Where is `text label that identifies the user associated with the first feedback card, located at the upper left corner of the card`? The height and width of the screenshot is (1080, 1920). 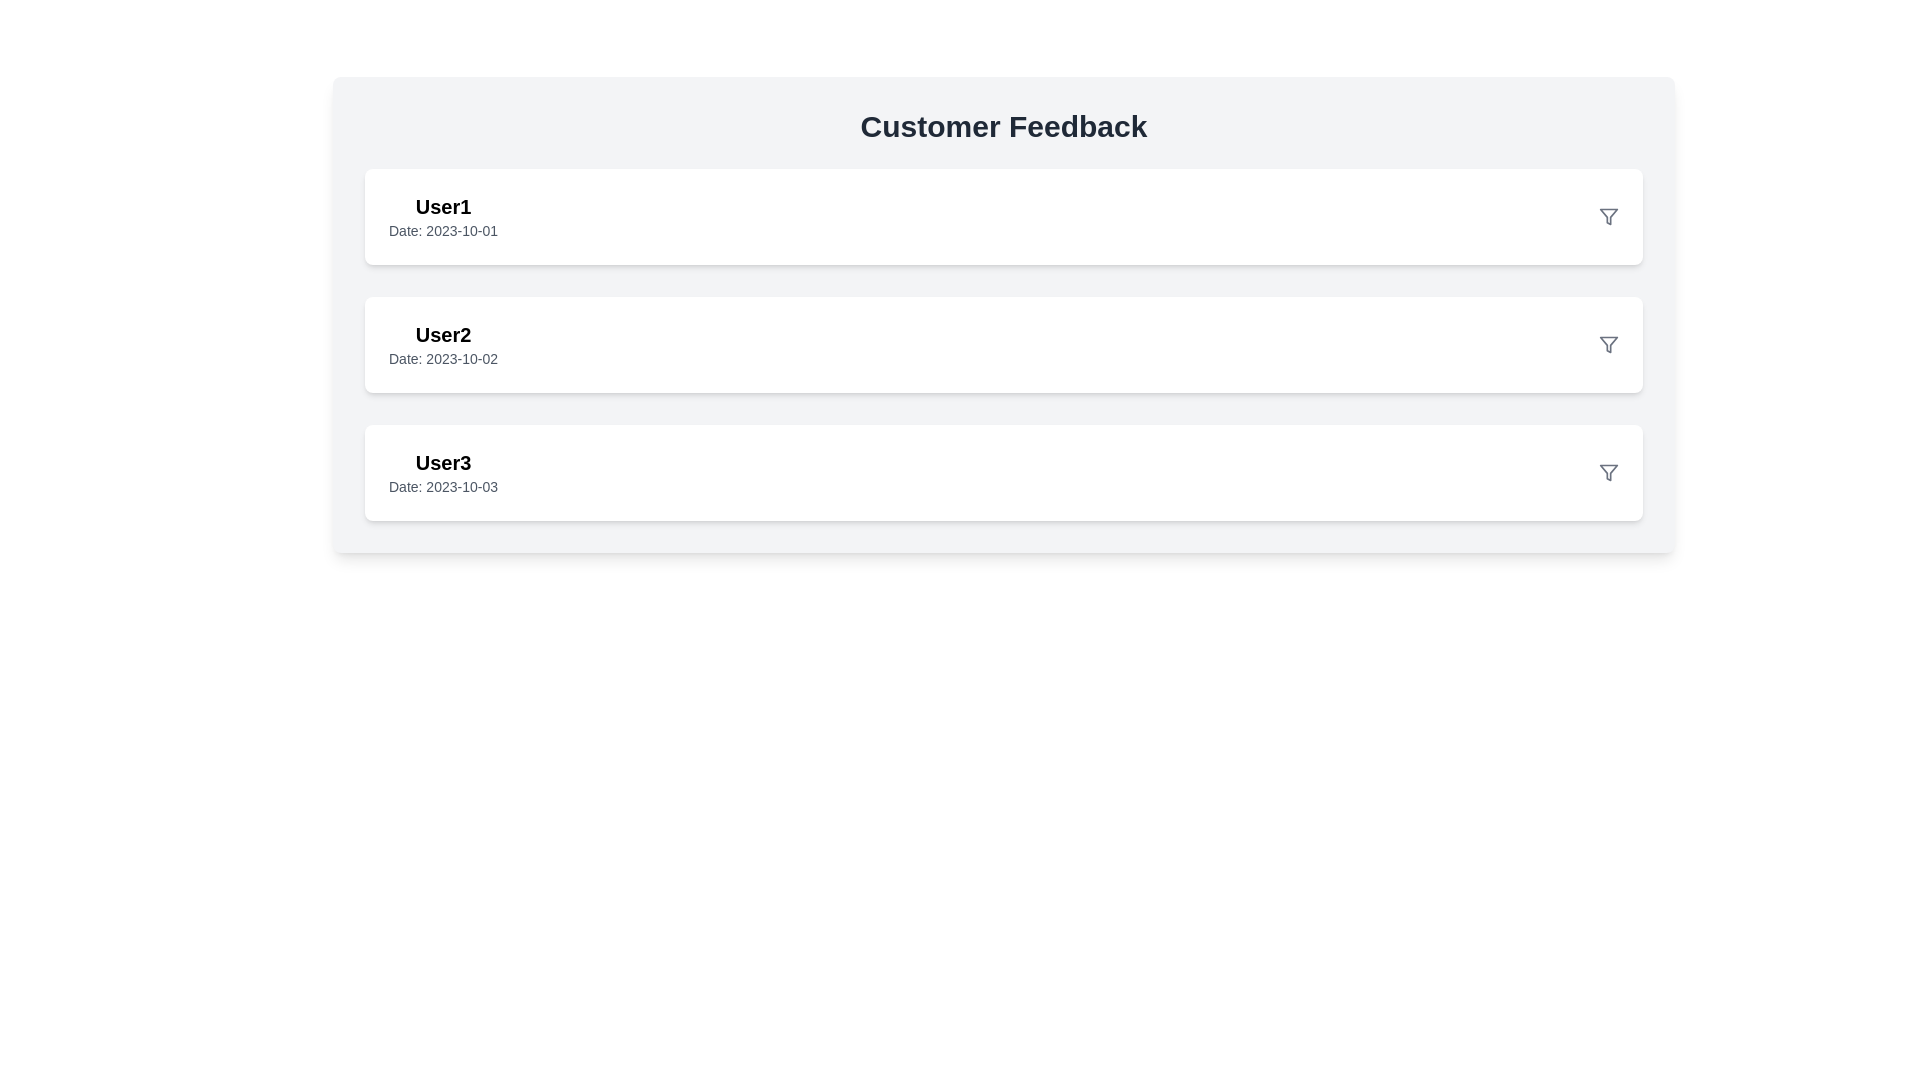
text label that identifies the user associated with the first feedback card, located at the upper left corner of the card is located at coordinates (442, 207).